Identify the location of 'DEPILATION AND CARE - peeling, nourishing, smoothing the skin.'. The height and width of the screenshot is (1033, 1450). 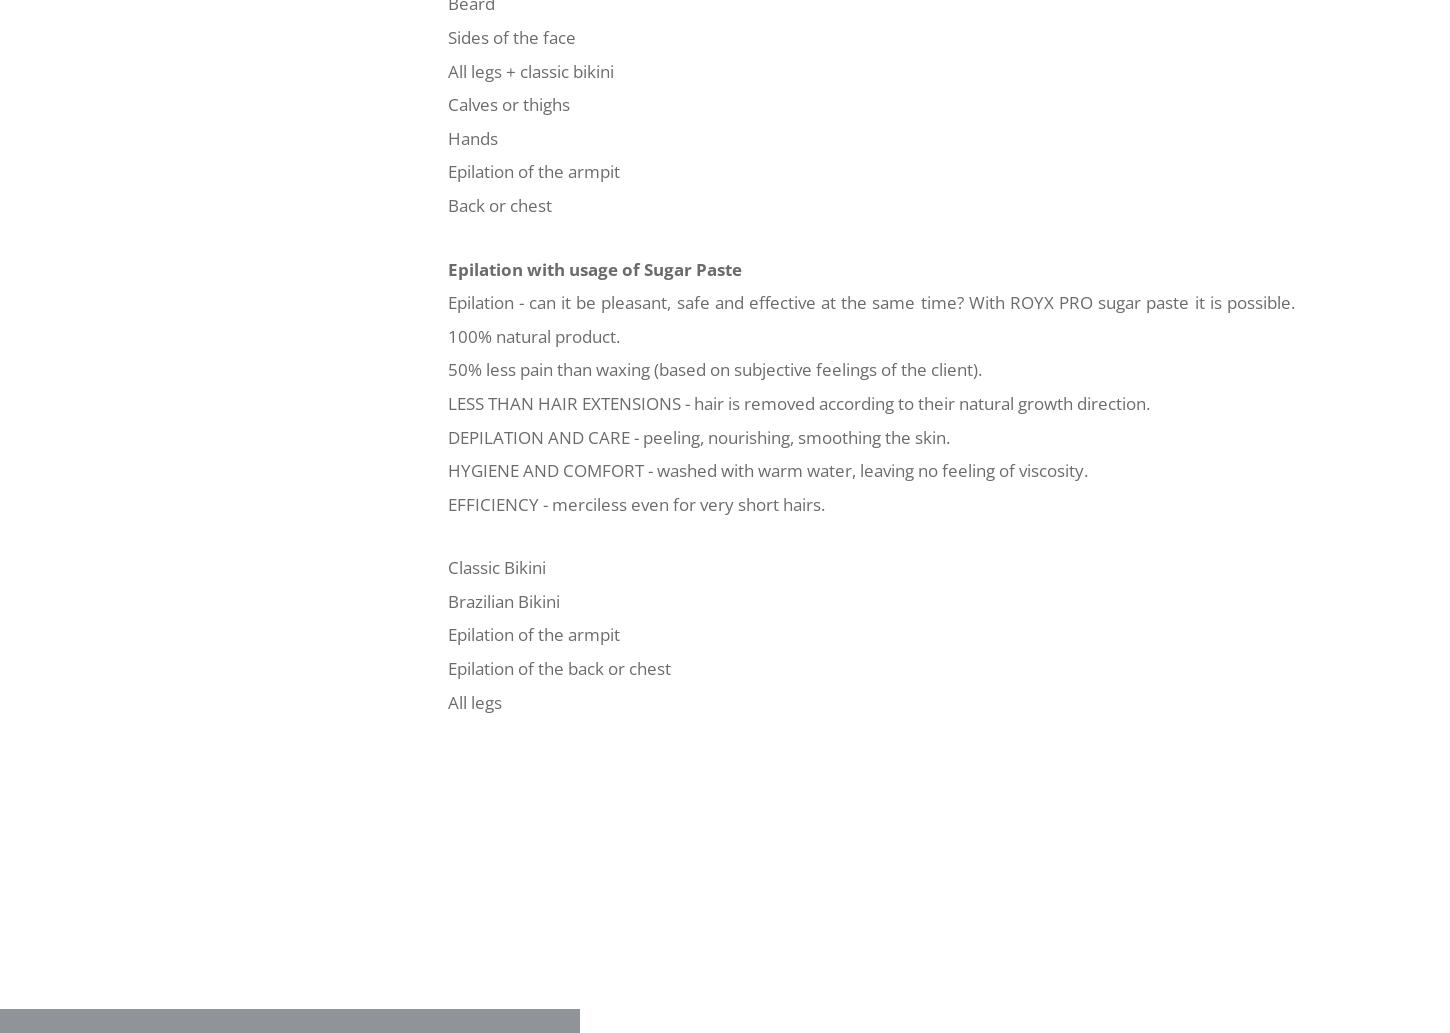
(697, 436).